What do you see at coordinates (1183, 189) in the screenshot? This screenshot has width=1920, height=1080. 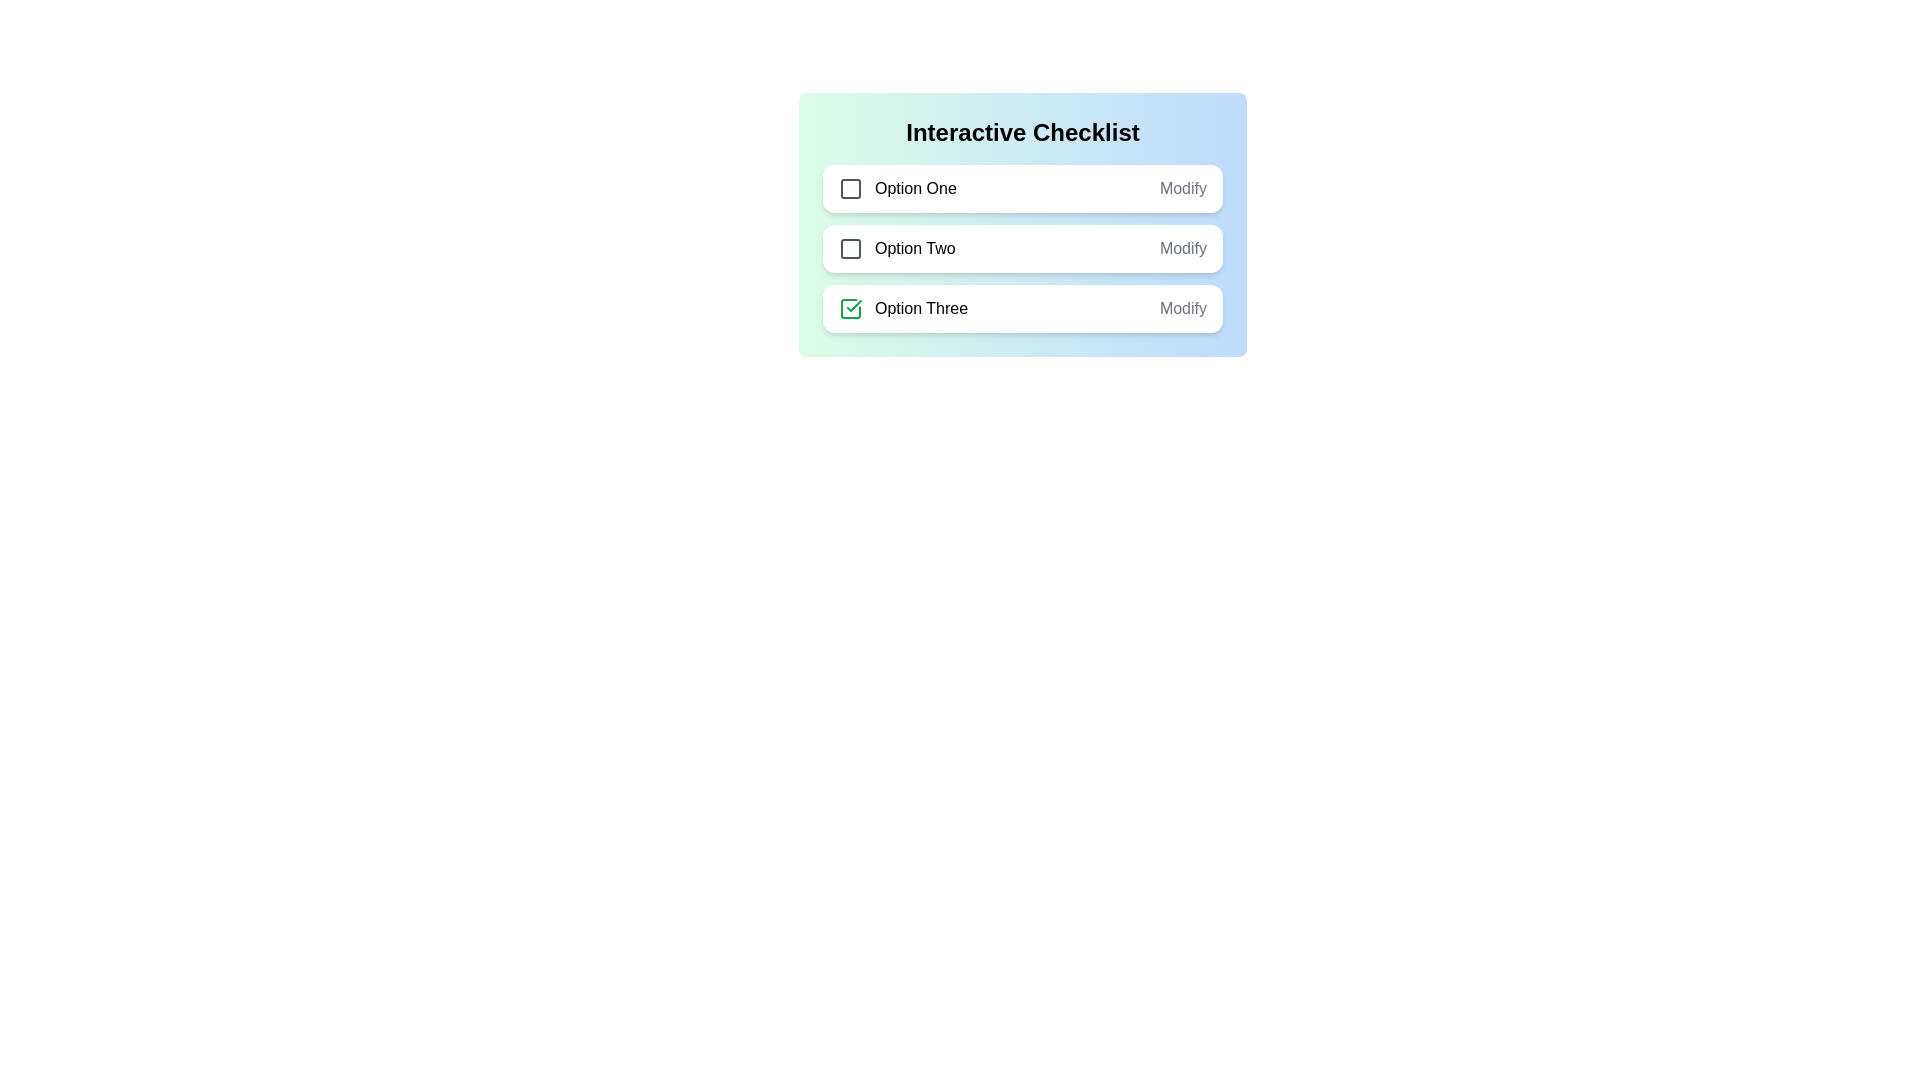 I see `the 'Modify' label next to Option One` at bounding box center [1183, 189].